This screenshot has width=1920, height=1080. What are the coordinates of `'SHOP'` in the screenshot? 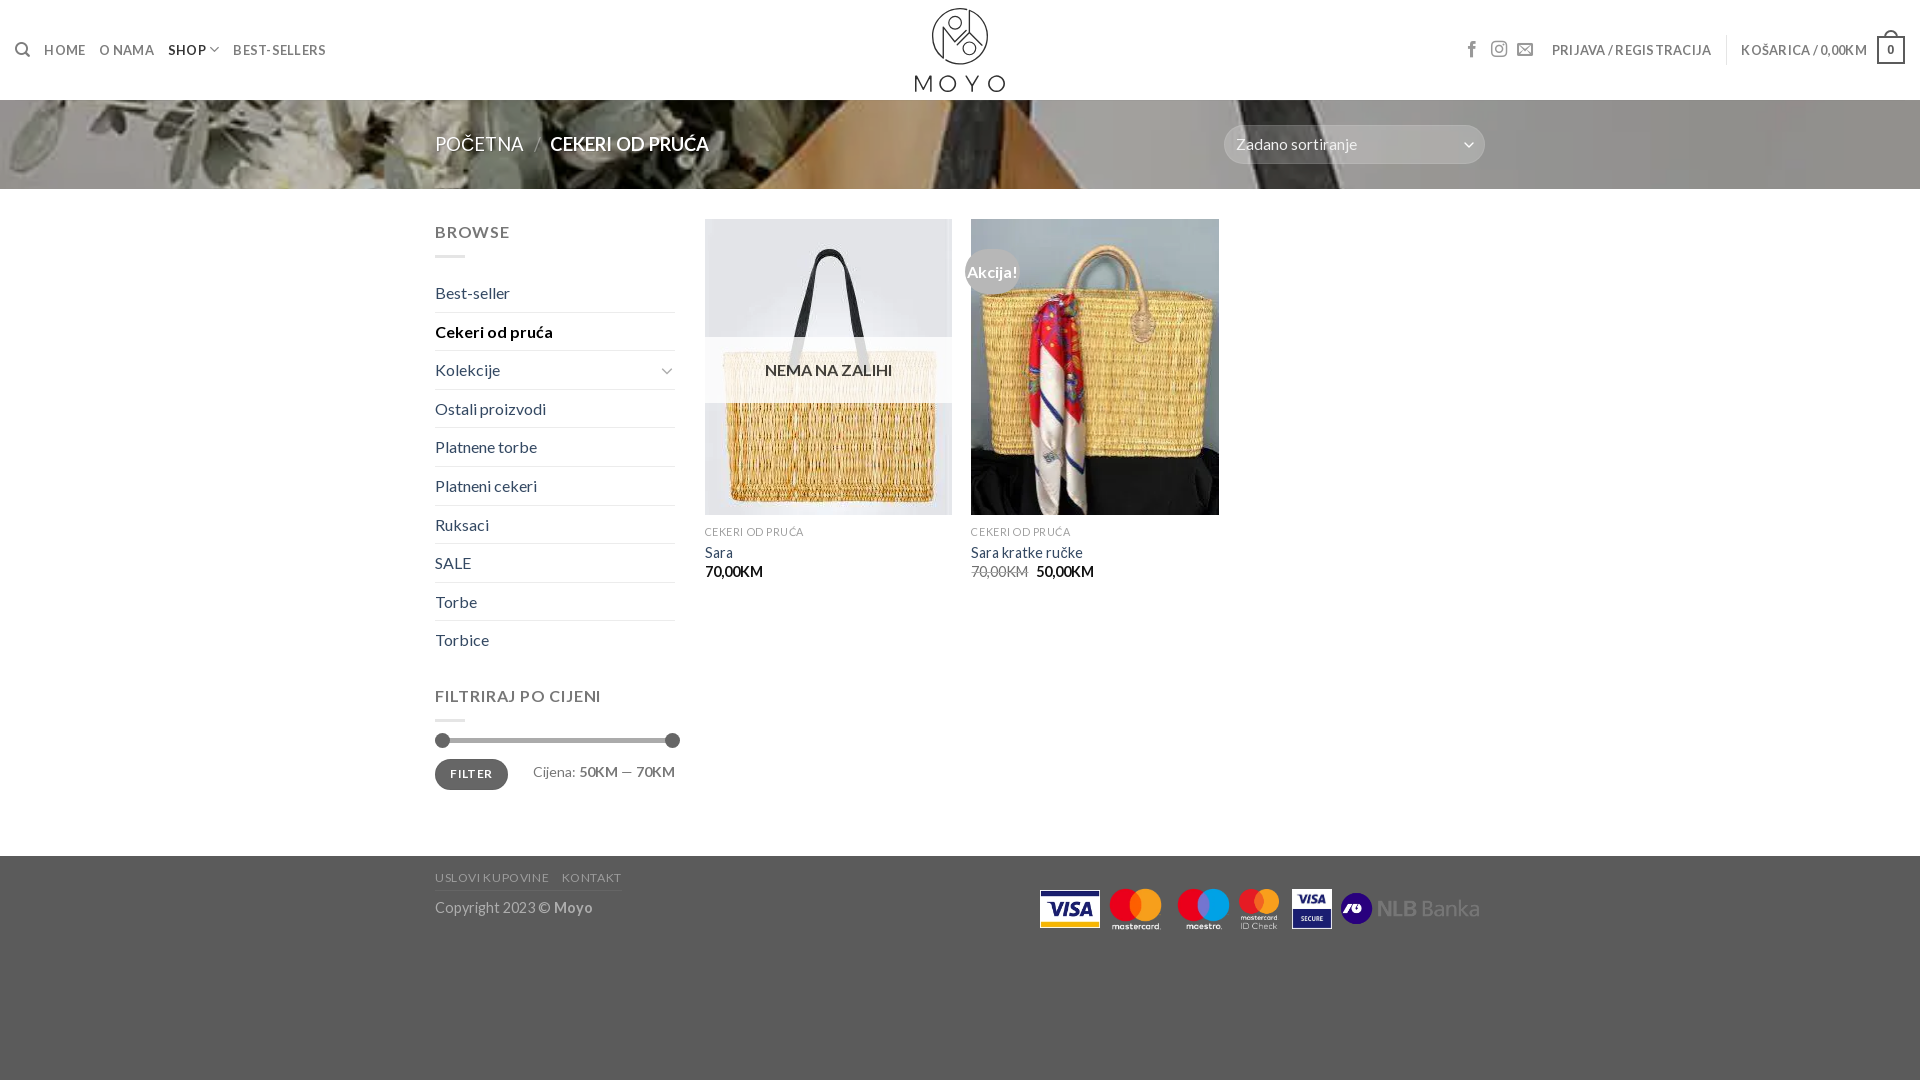 It's located at (168, 49).